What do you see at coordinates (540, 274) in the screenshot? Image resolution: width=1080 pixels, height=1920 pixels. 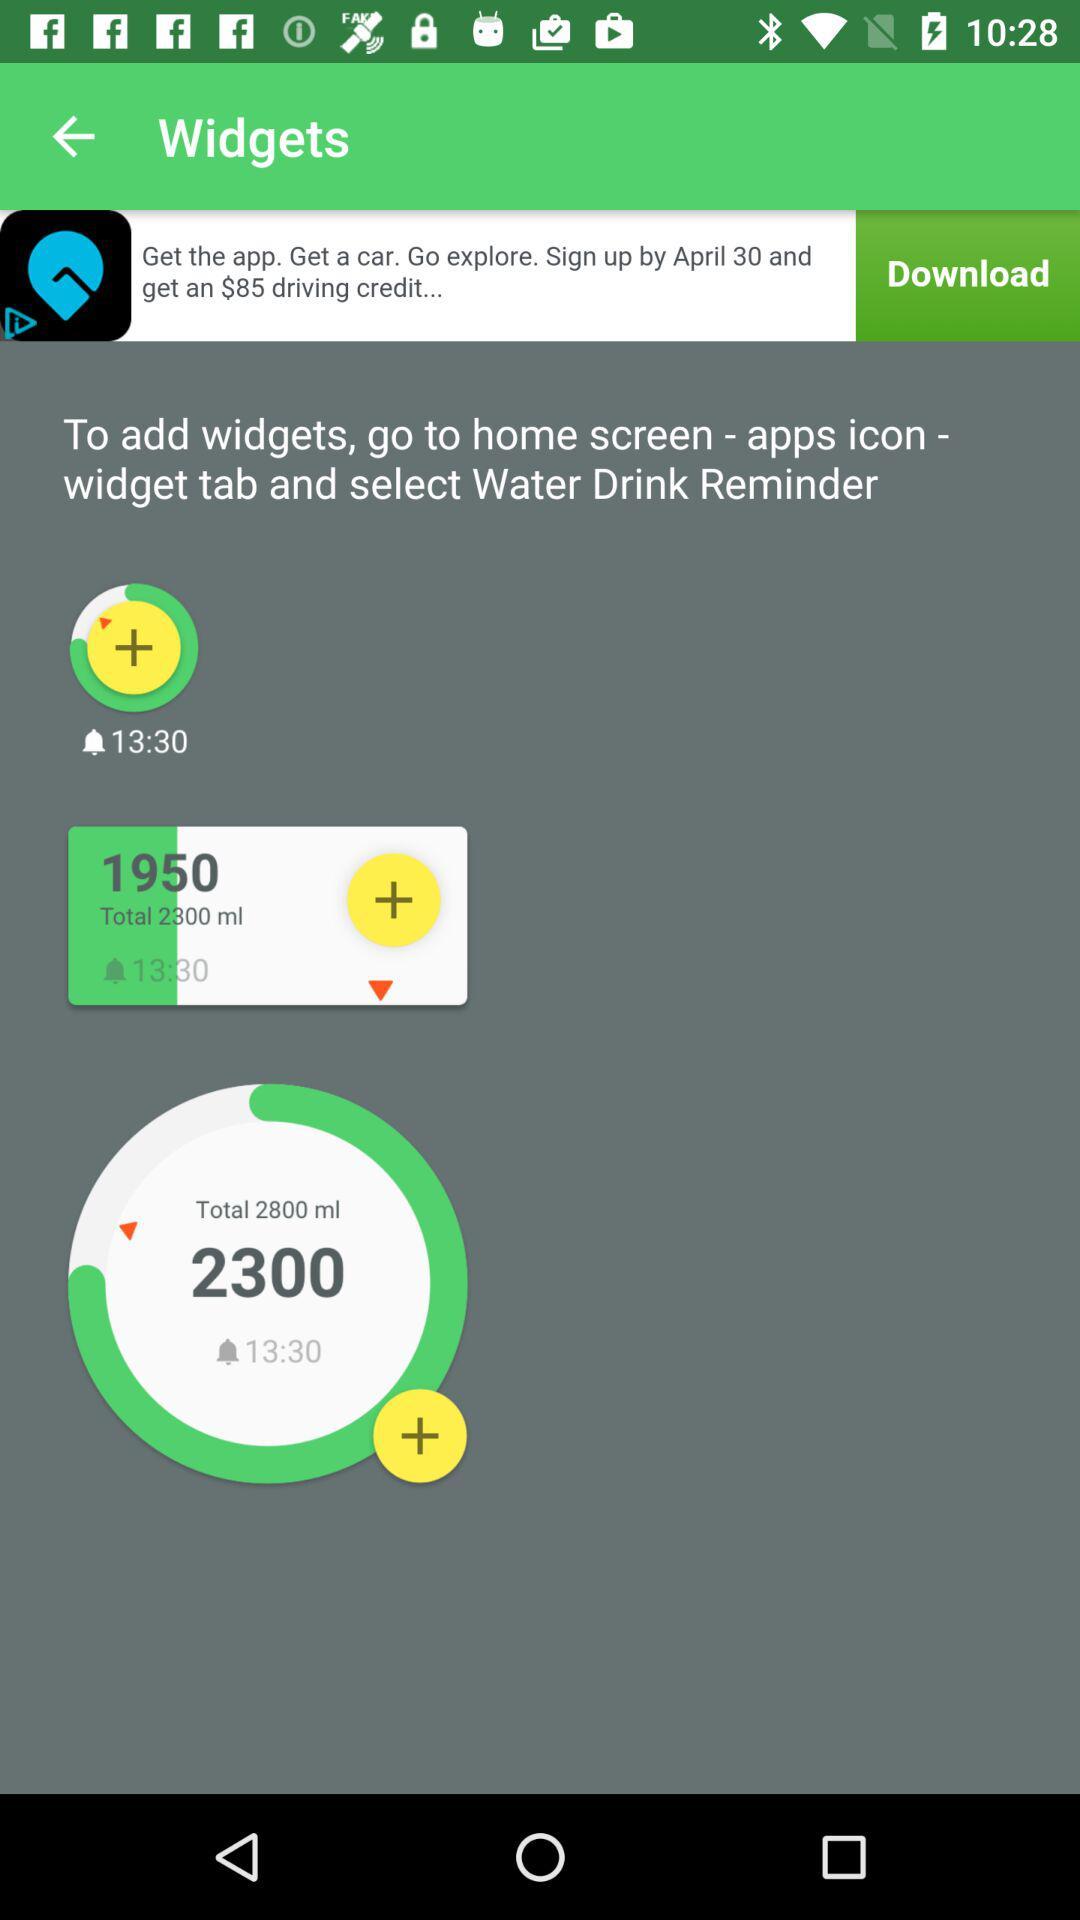 I see `download advertised app` at bounding box center [540, 274].